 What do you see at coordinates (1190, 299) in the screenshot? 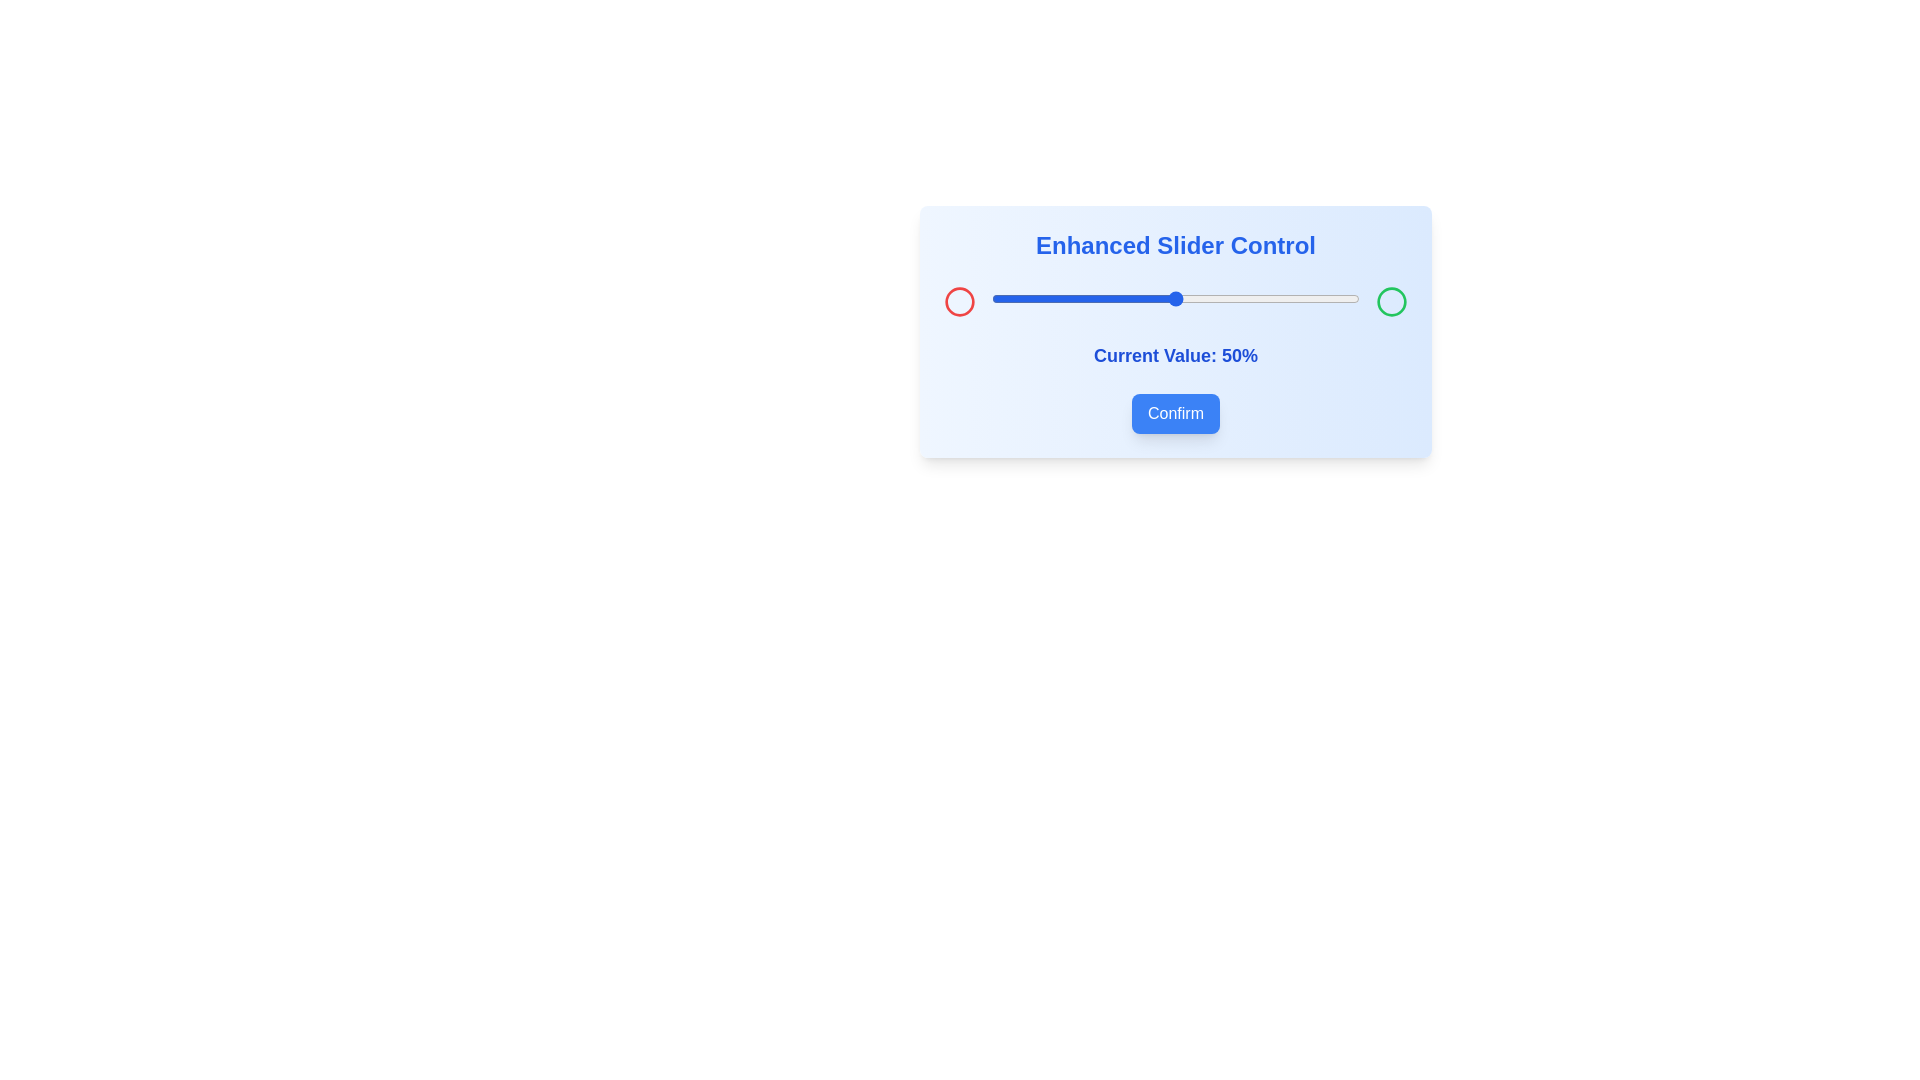
I see `the slider` at bounding box center [1190, 299].